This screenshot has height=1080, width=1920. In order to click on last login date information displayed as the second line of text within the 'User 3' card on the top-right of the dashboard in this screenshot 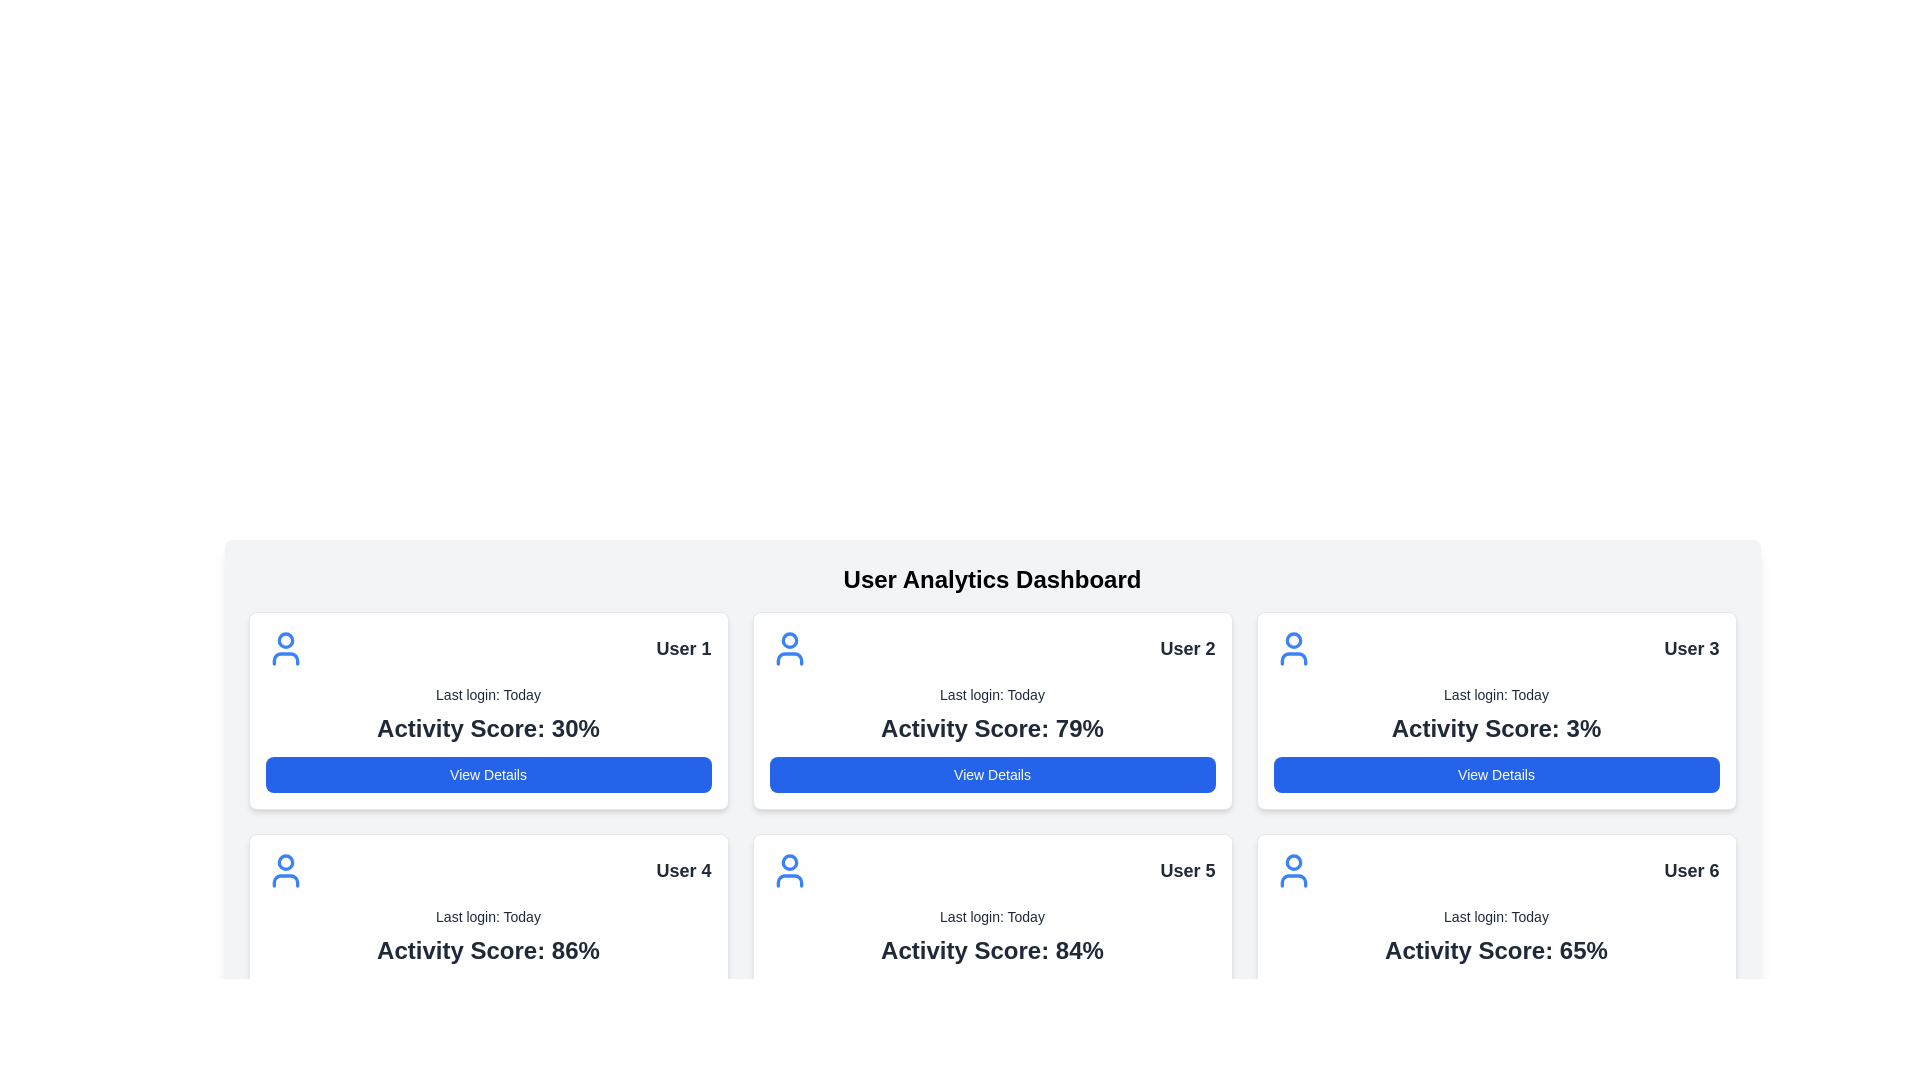, I will do `click(1496, 693)`.